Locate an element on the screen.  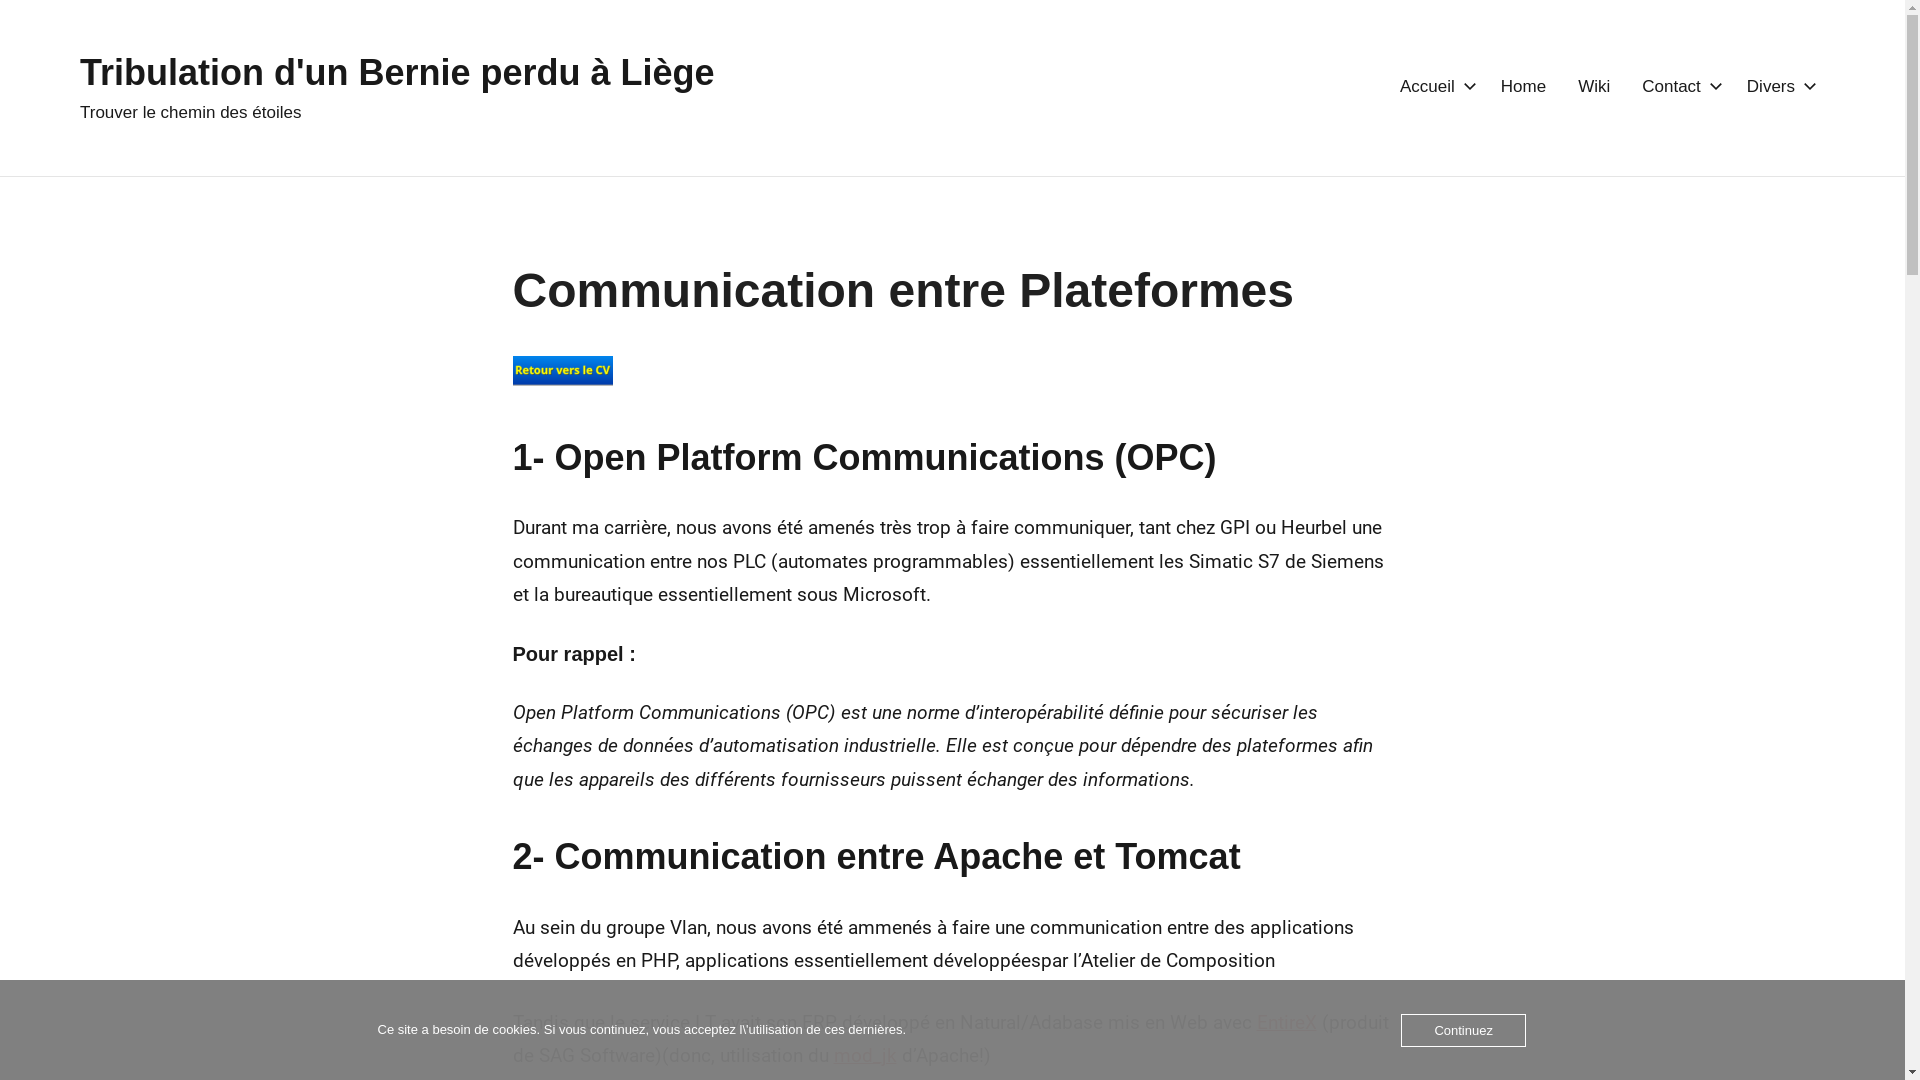
'Accueil' is located at coordinates (1433, 86).